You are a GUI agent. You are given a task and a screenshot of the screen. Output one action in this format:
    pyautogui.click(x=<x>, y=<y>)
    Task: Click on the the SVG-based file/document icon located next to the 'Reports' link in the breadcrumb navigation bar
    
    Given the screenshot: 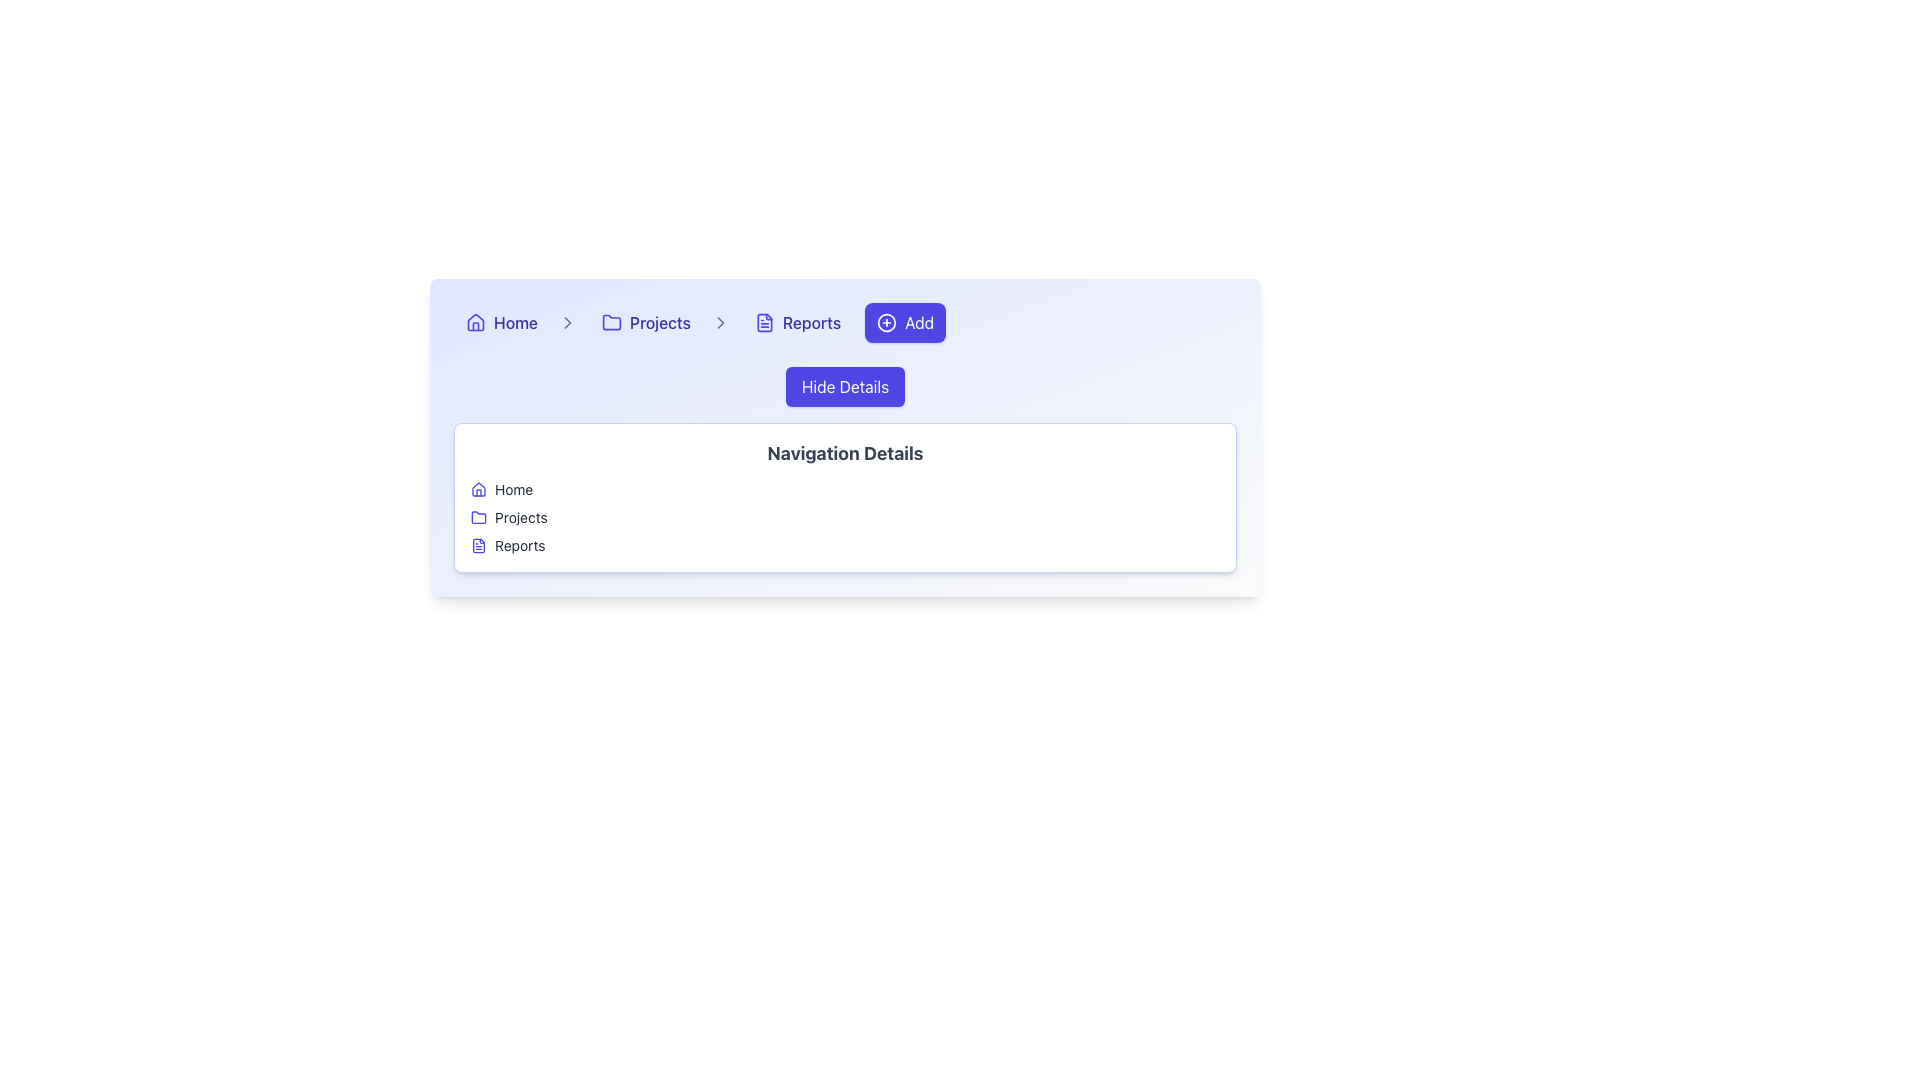 What is the action you would take?
    pyautogui.click(x=763, y=322)
    